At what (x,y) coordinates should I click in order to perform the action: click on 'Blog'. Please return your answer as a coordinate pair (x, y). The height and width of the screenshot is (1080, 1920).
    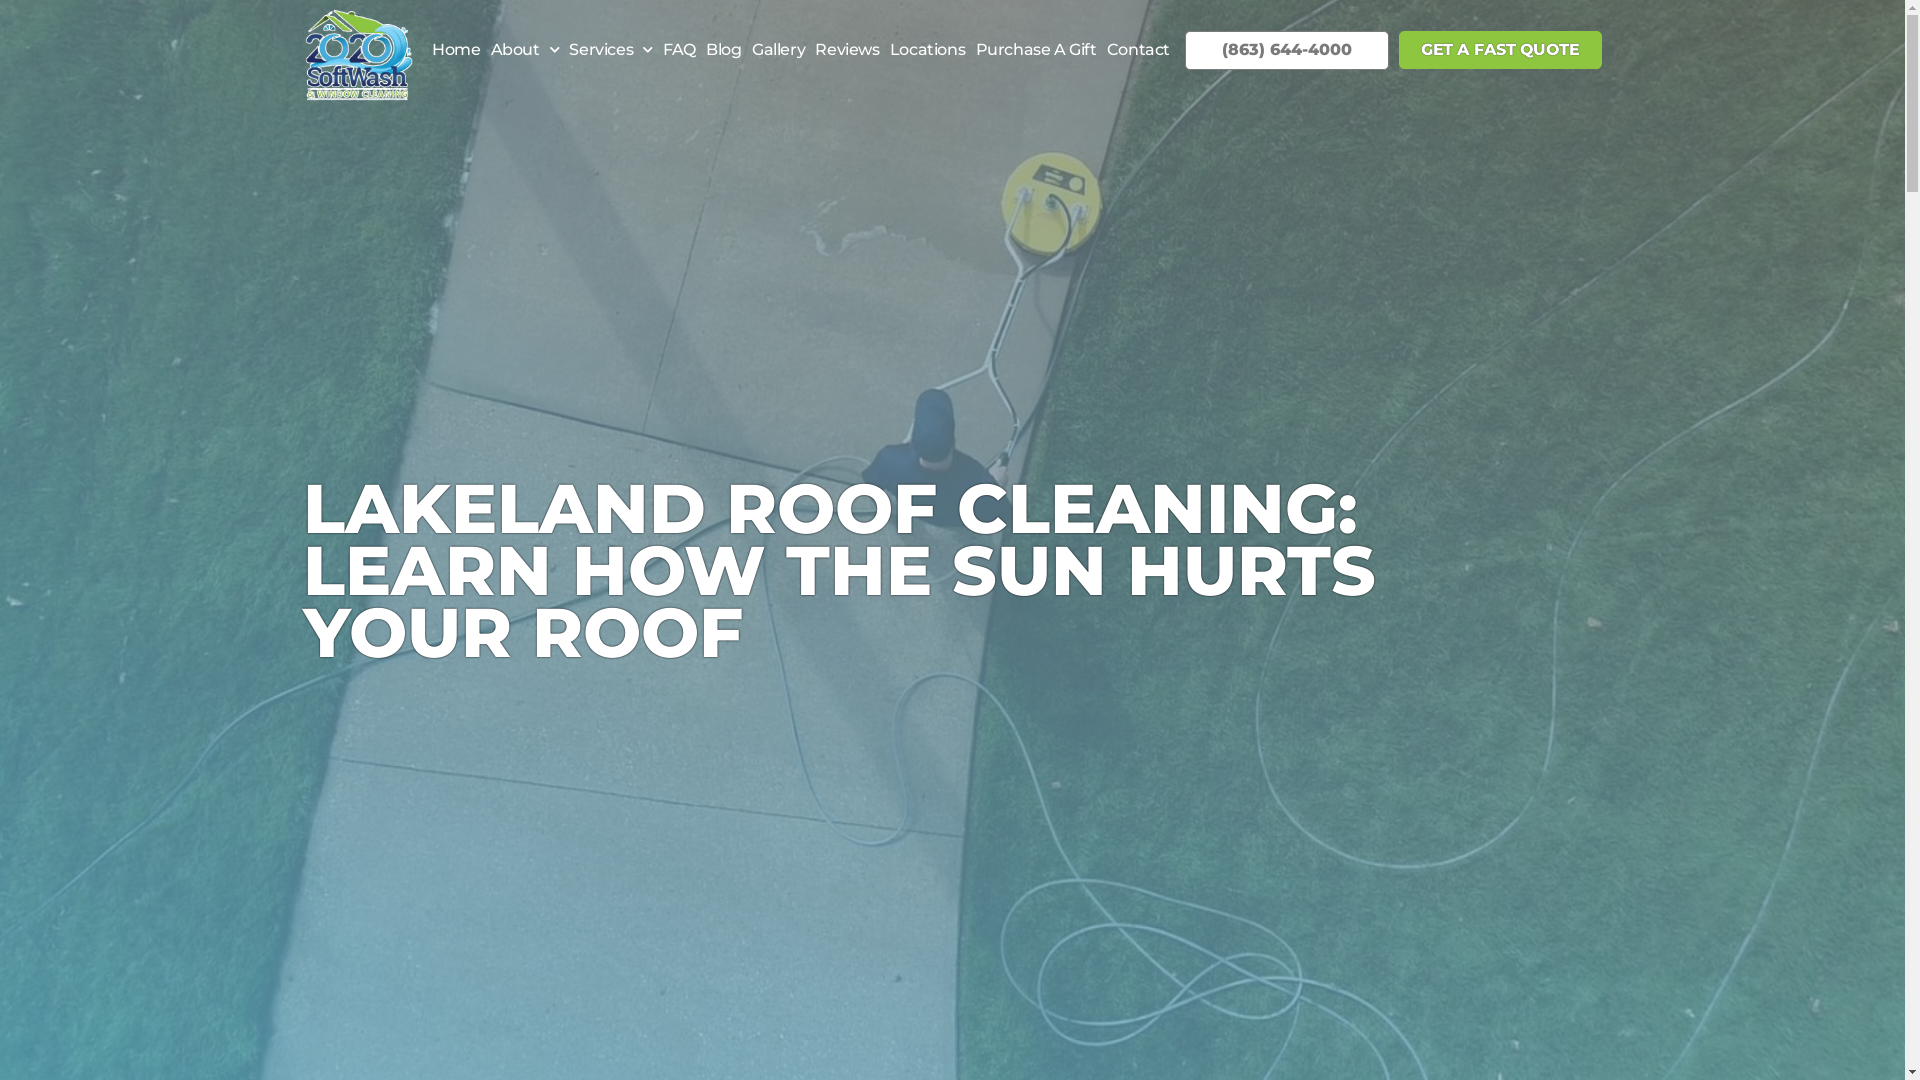
    Looking at the image, I should click on (723, 49).